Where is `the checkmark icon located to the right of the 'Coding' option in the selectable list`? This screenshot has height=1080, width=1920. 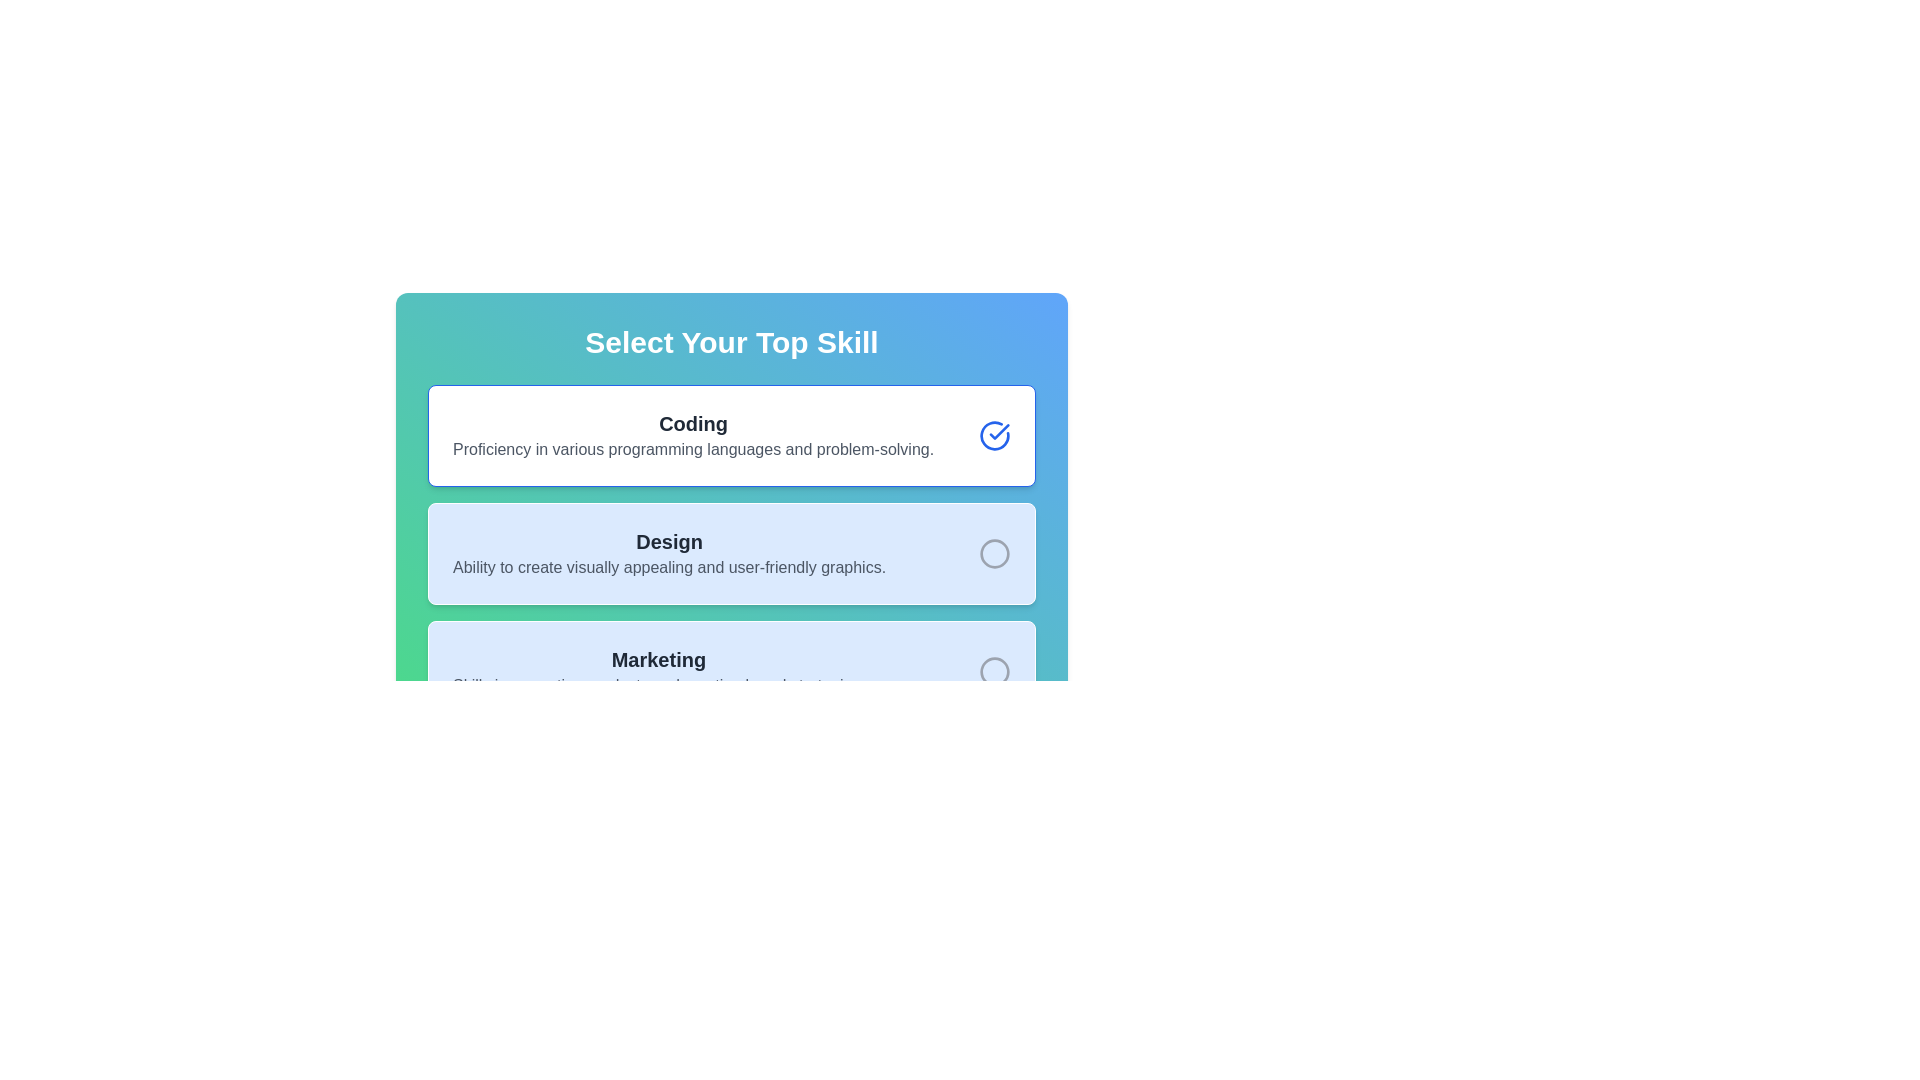 the checkmark icon located to the right of the 'Coding' option in the selectable list is located at coordinates (999, 431).